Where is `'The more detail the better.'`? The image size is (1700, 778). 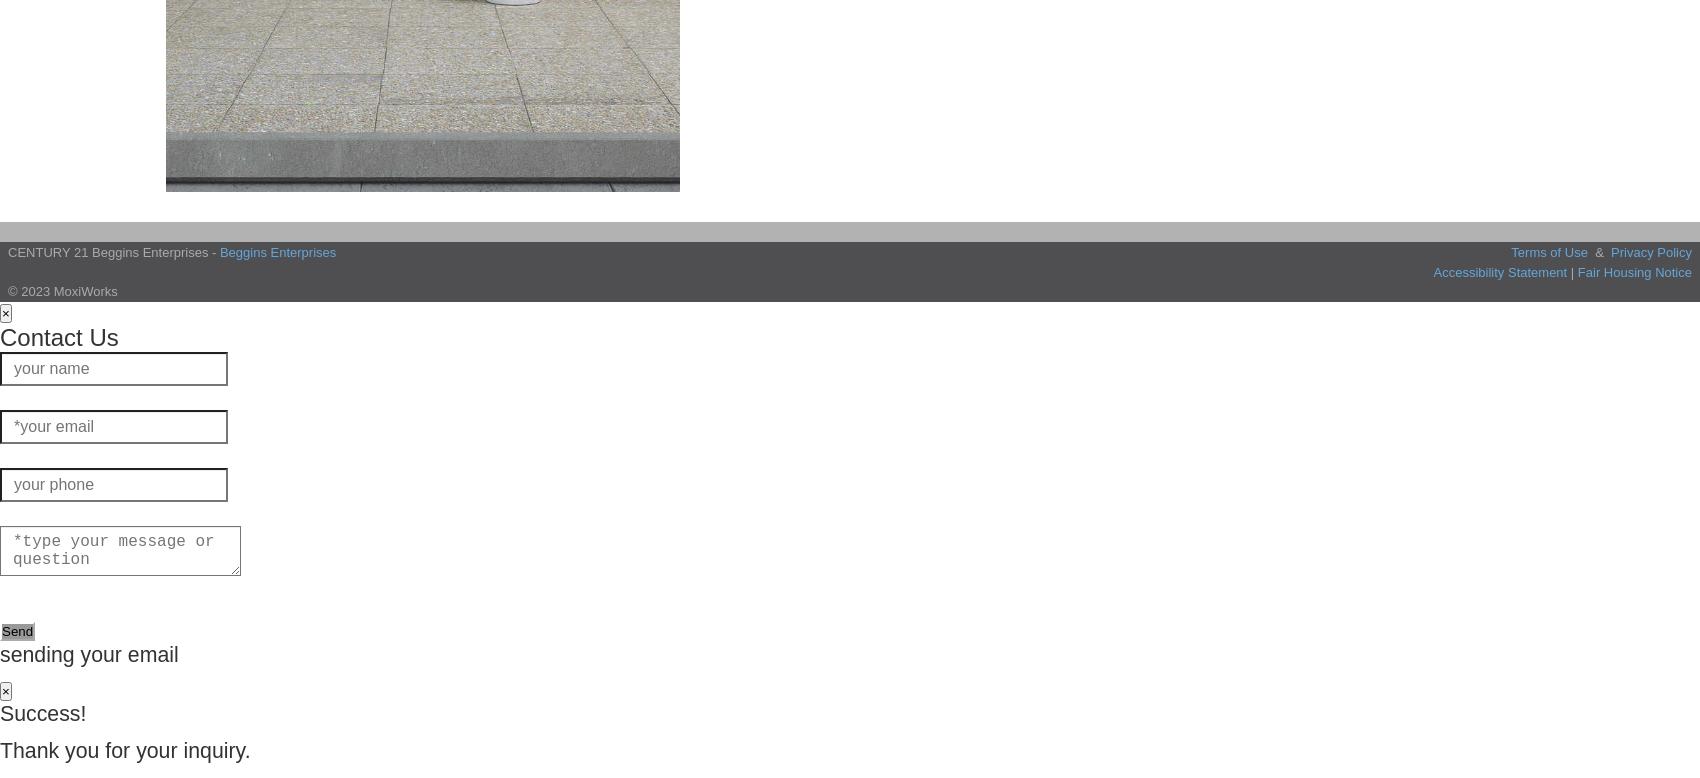
'The more detail the better.' is located at coordinates (0, 591).